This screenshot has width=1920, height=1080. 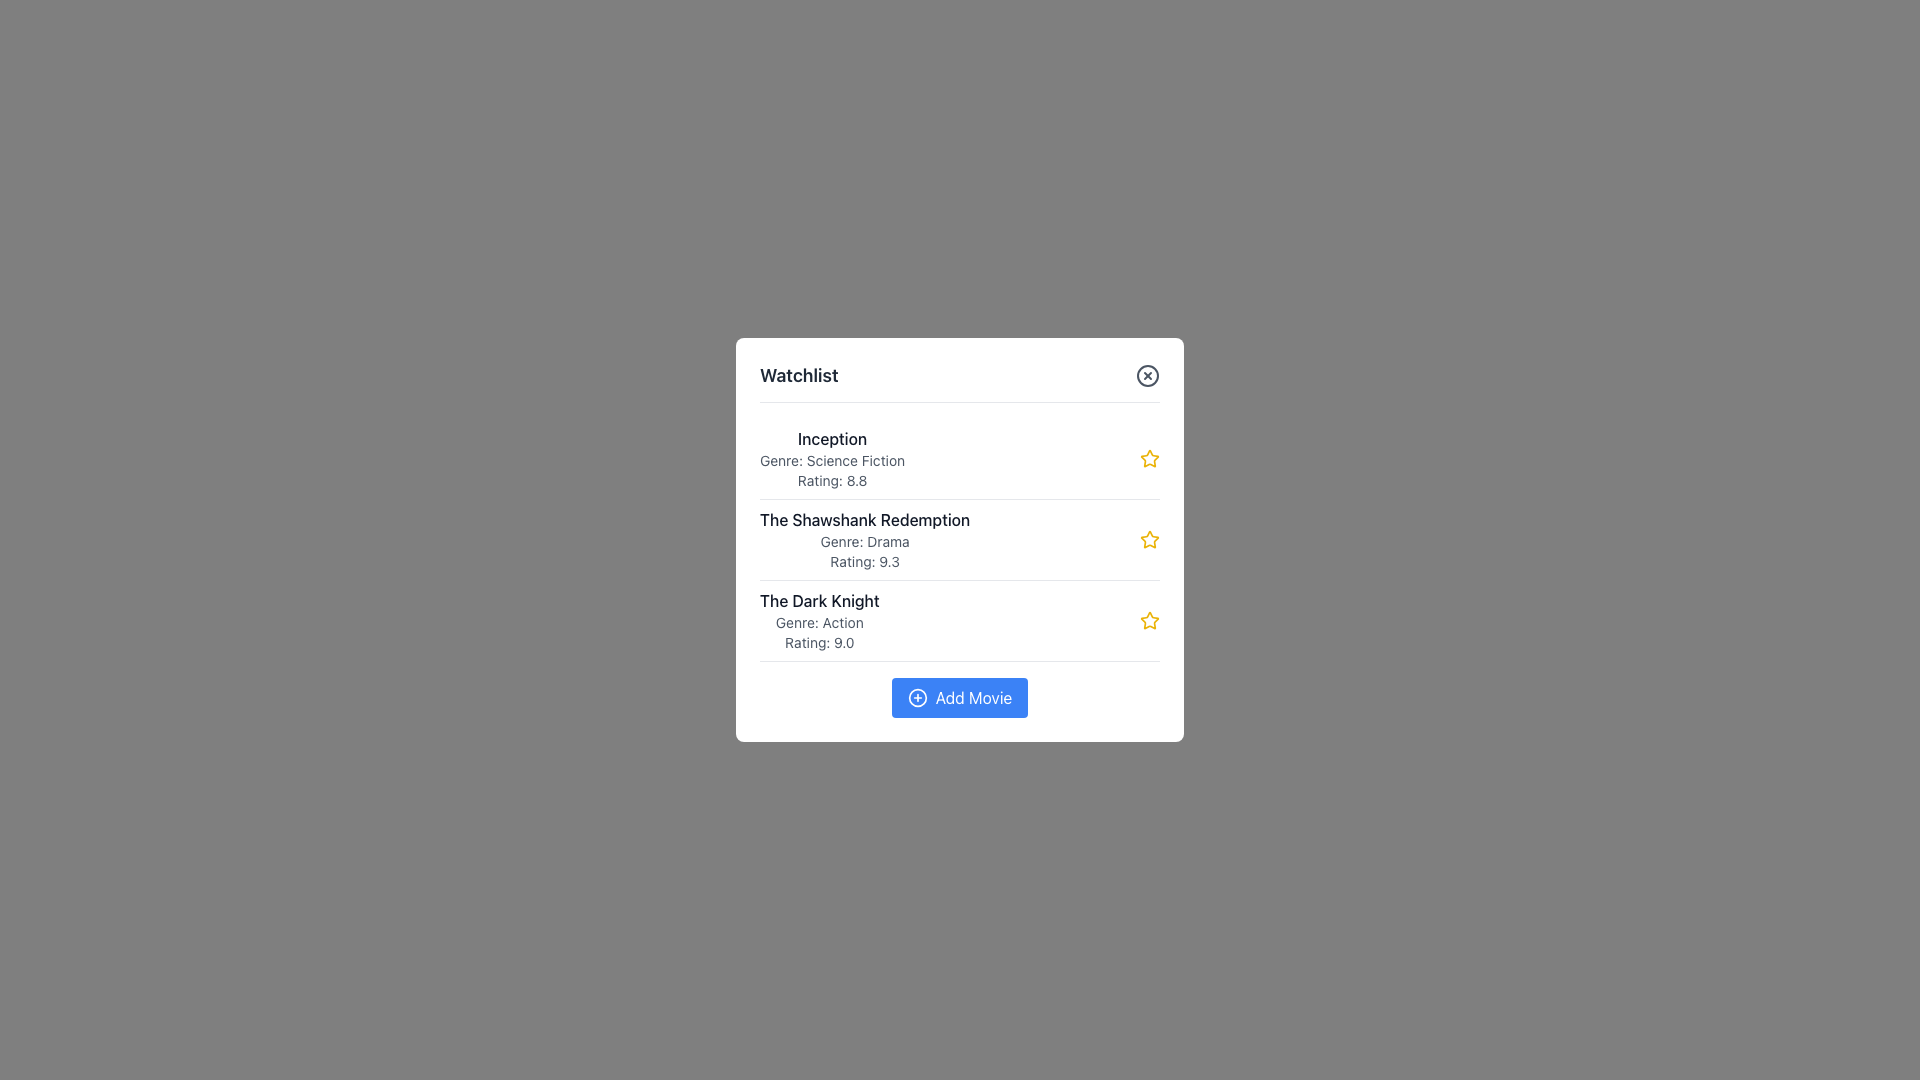 I want to click on text label displaying the title of a movie in the Watchlist, which is located at the center of the card interface in the second row, so click(x=865, y=519).